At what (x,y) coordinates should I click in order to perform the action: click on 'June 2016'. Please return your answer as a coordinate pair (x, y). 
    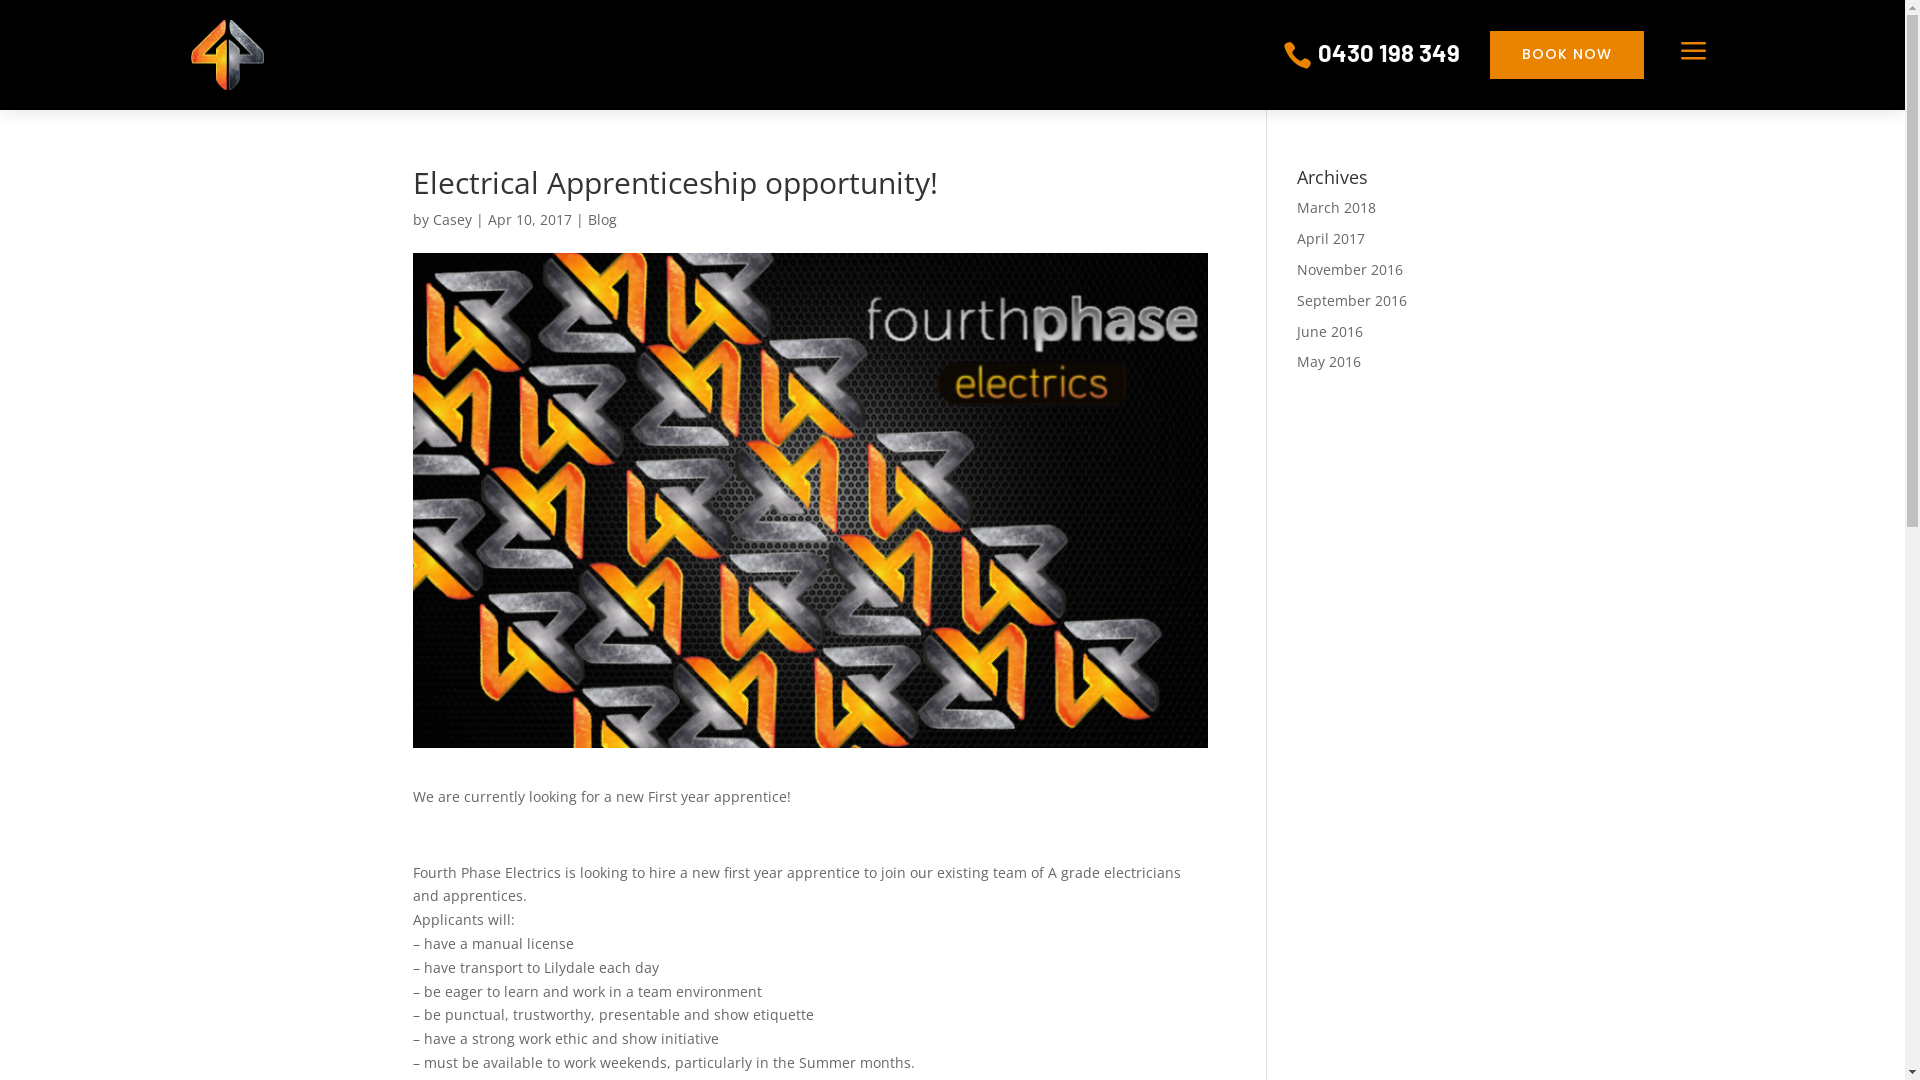
    Looking at the image, I should click on (1329, 330).